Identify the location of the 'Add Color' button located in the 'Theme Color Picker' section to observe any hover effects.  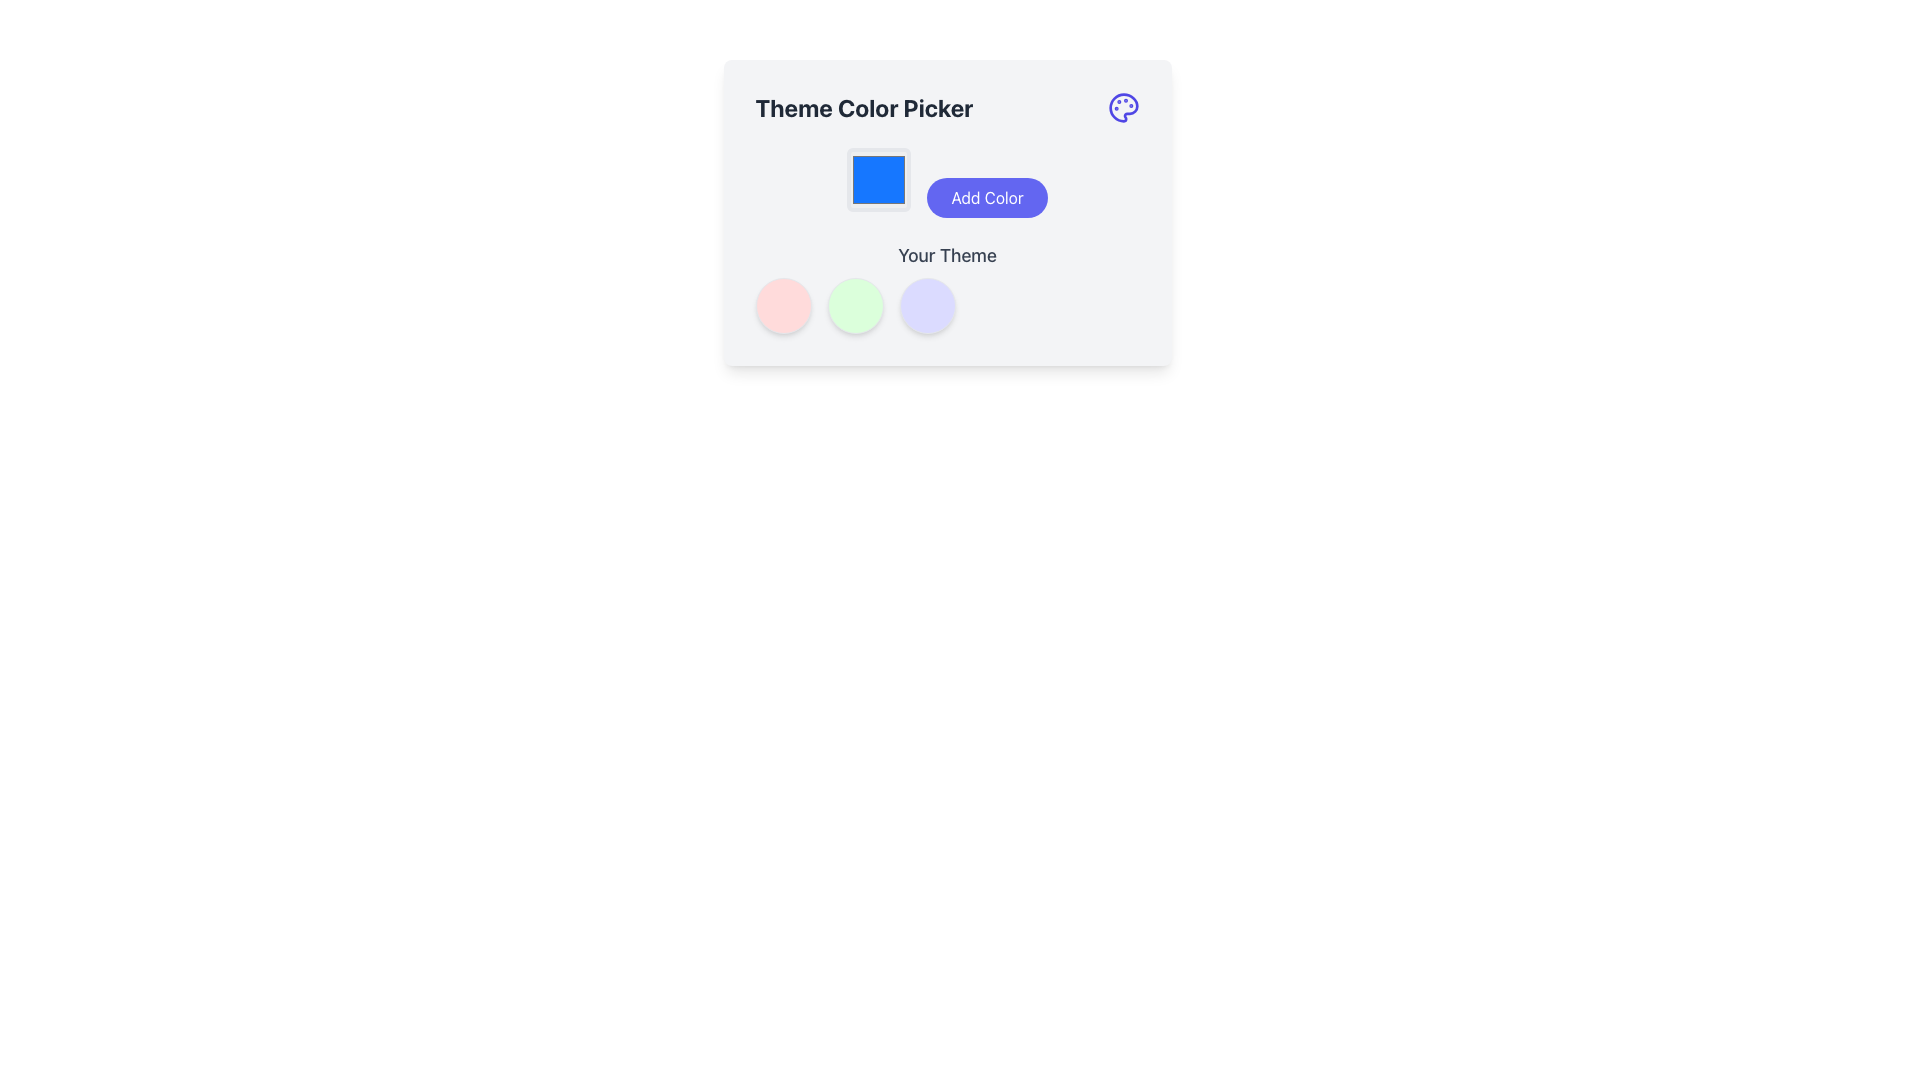
(946, 212).